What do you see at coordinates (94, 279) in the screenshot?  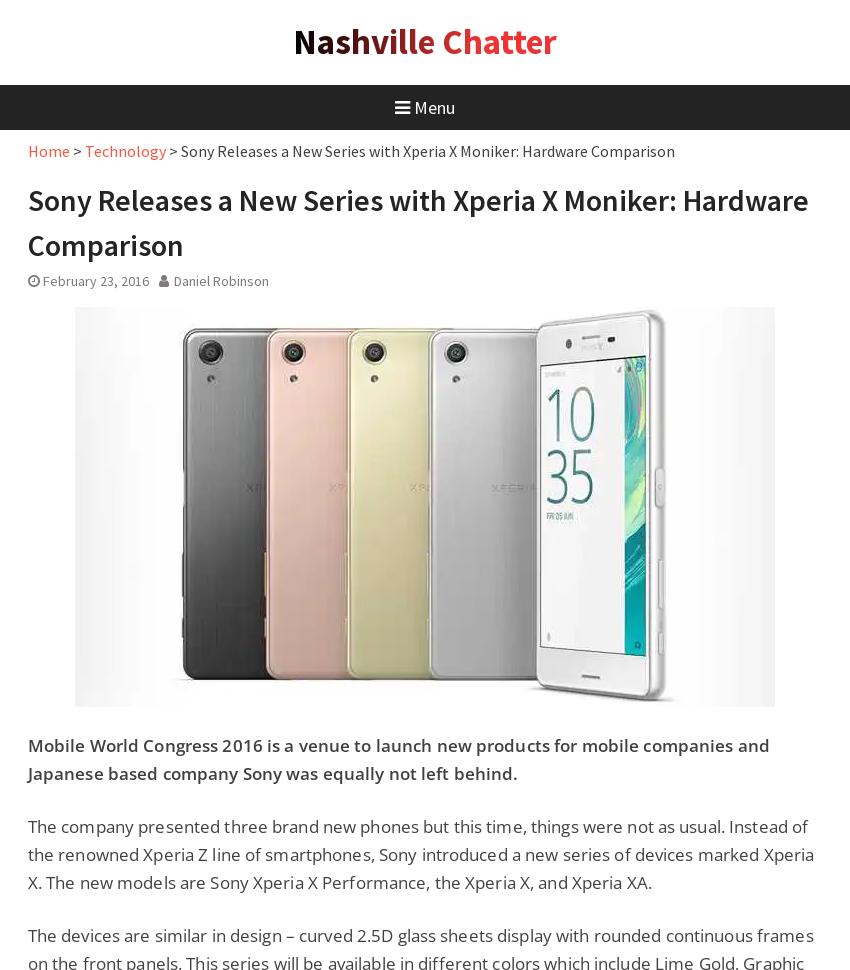 I see `'February 23, 2016'` at bounding box center [94, 279].